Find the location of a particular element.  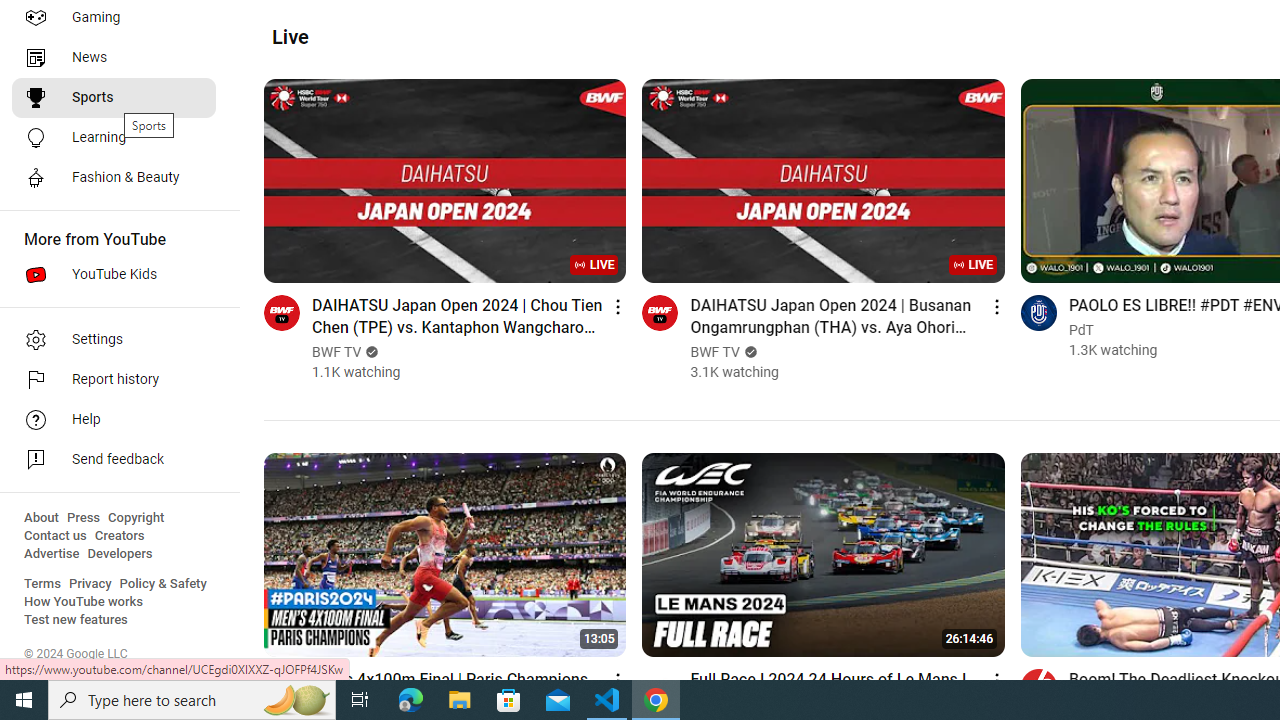

'YouTube Kids' is located at coordinates (112, 275).